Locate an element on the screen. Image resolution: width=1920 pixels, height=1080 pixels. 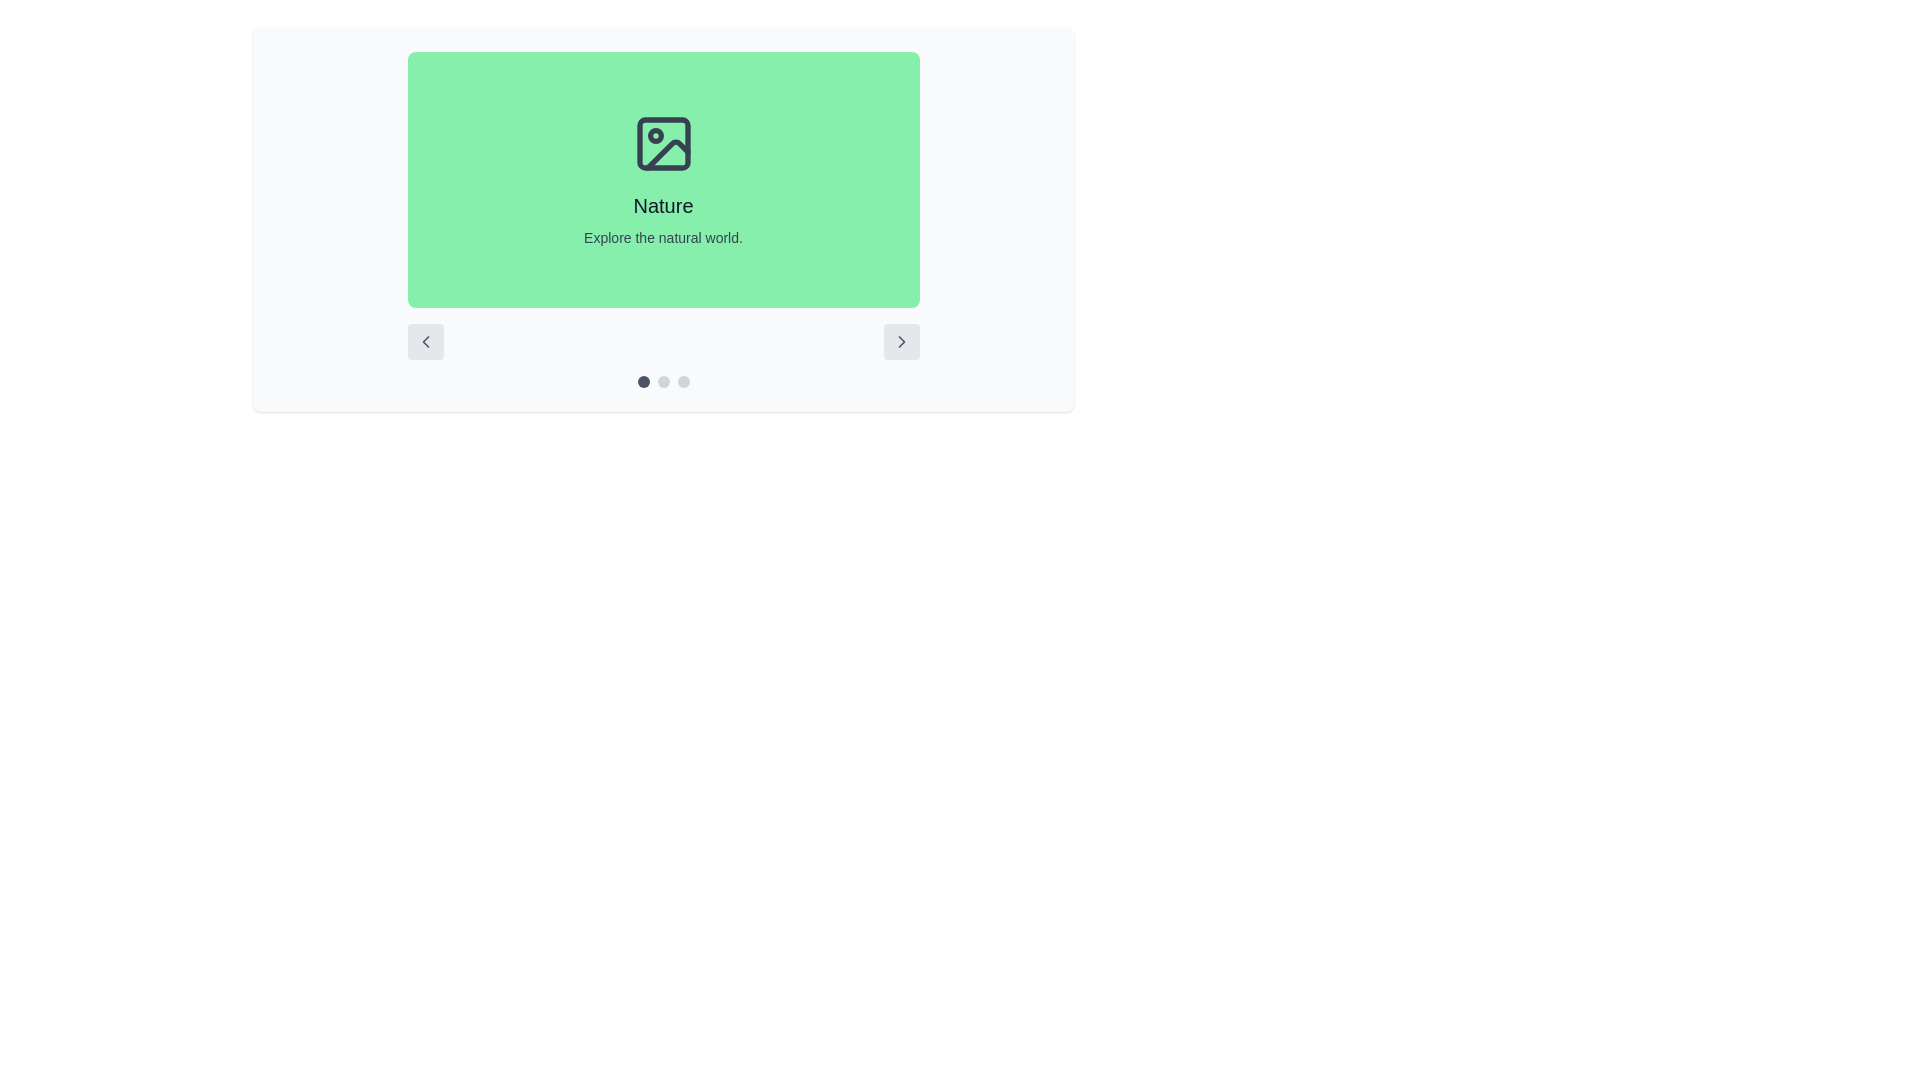
the 'Nature' icon located at the center of the green box, which is directly above the text 'Nature' and 'Explore the natural world.' is located at coordinates (663, 142).